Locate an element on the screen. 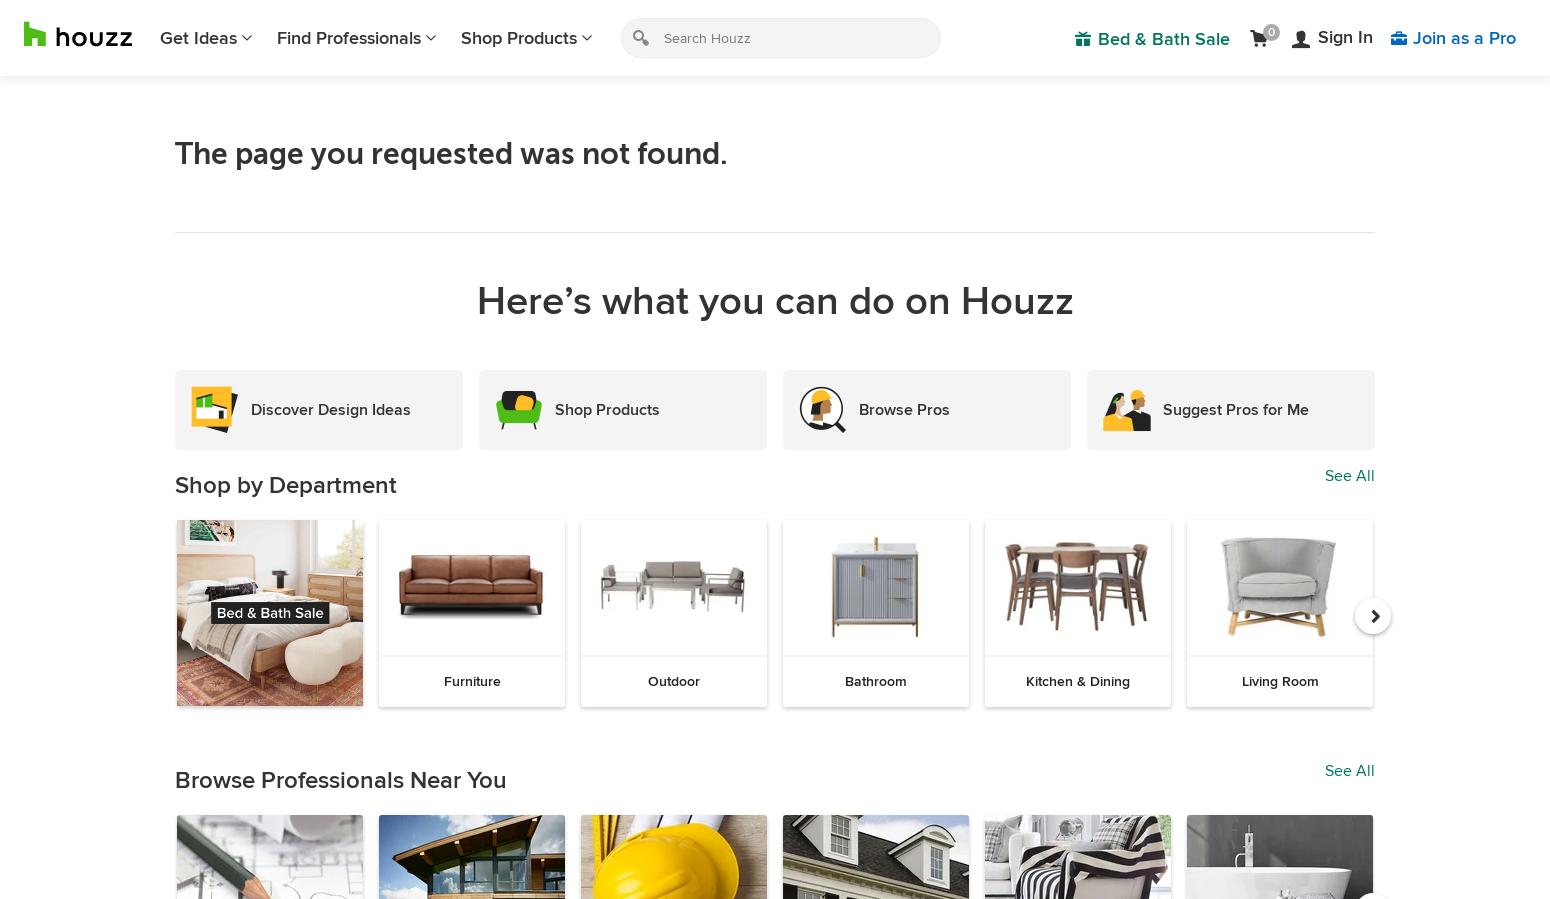 This screenshot has width=1550, height=899. 'Get Ideas' is located at coordinates (197, 37).